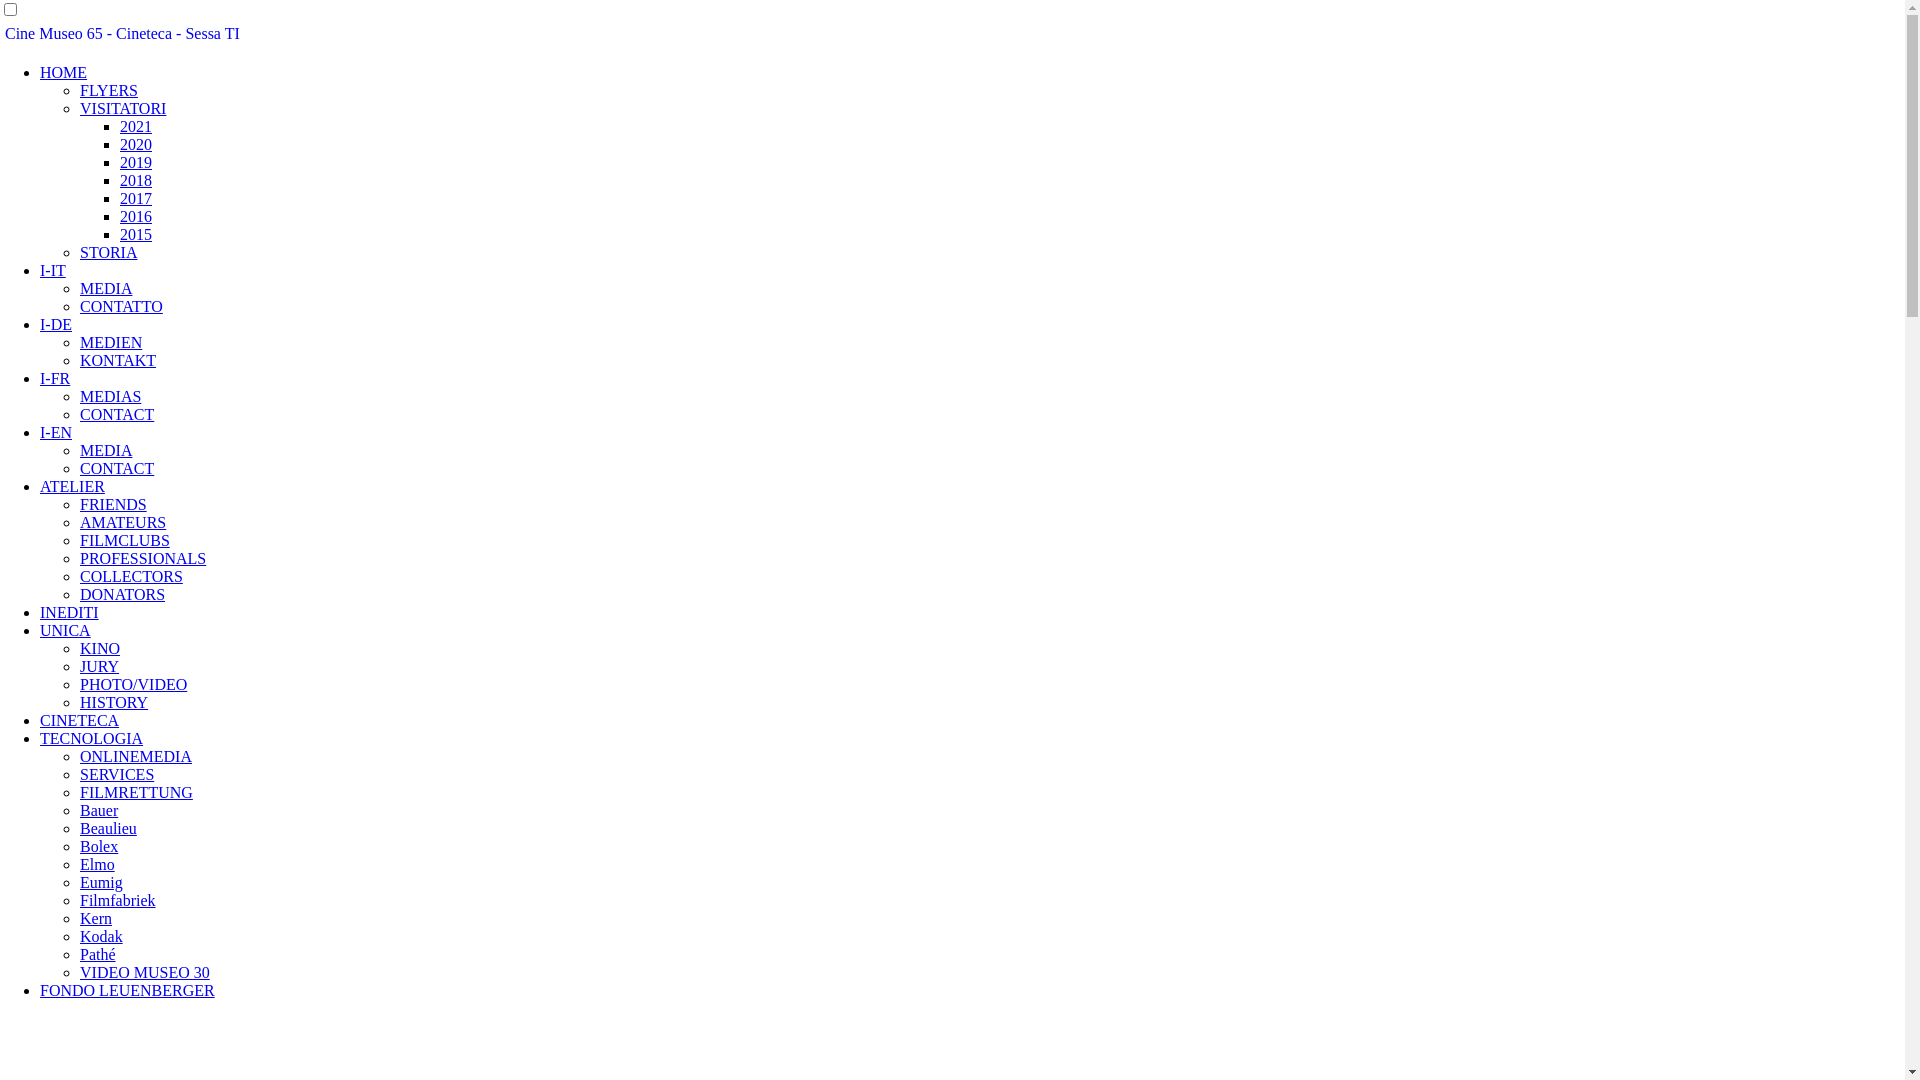 The height and width of the screenshot is (1080, 1920). I want to click on '2020', so click(134, 143).